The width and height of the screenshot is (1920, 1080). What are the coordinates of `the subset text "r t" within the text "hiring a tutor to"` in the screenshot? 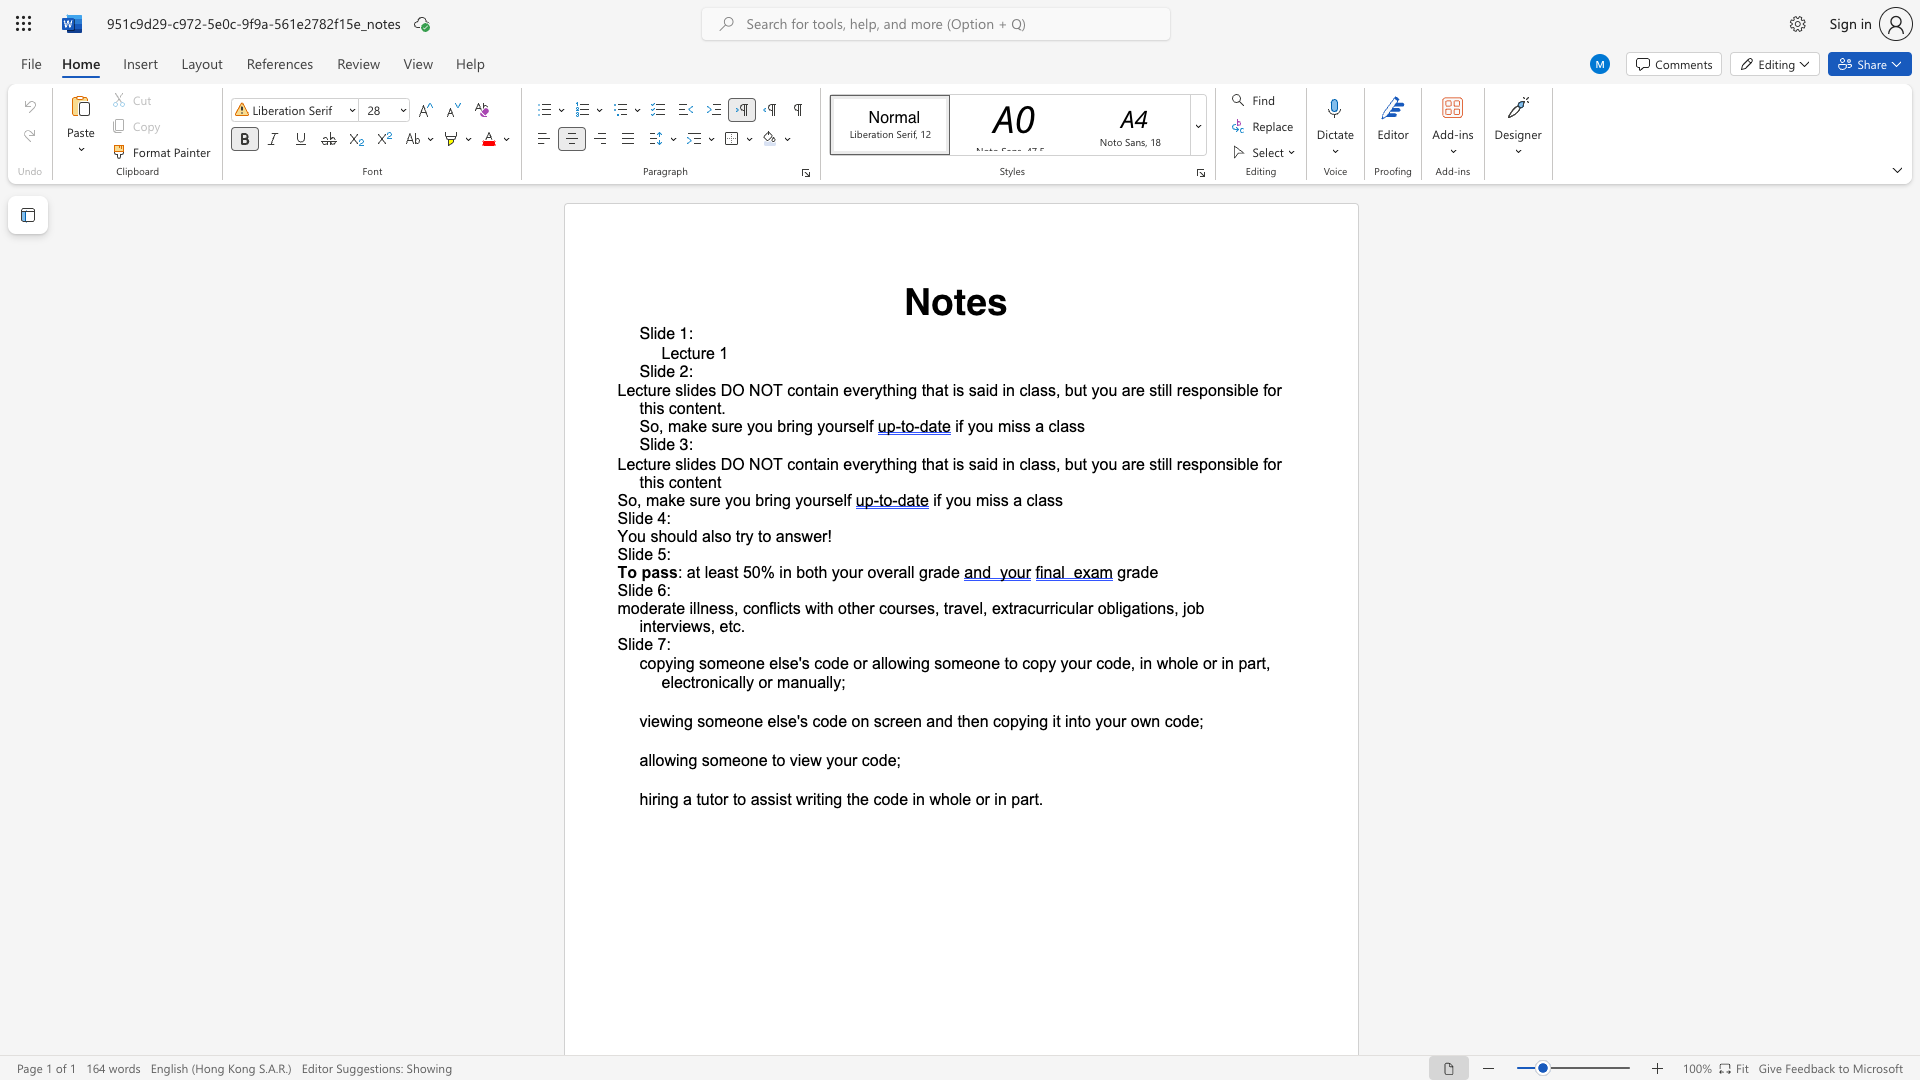 It's located at (722, 798).